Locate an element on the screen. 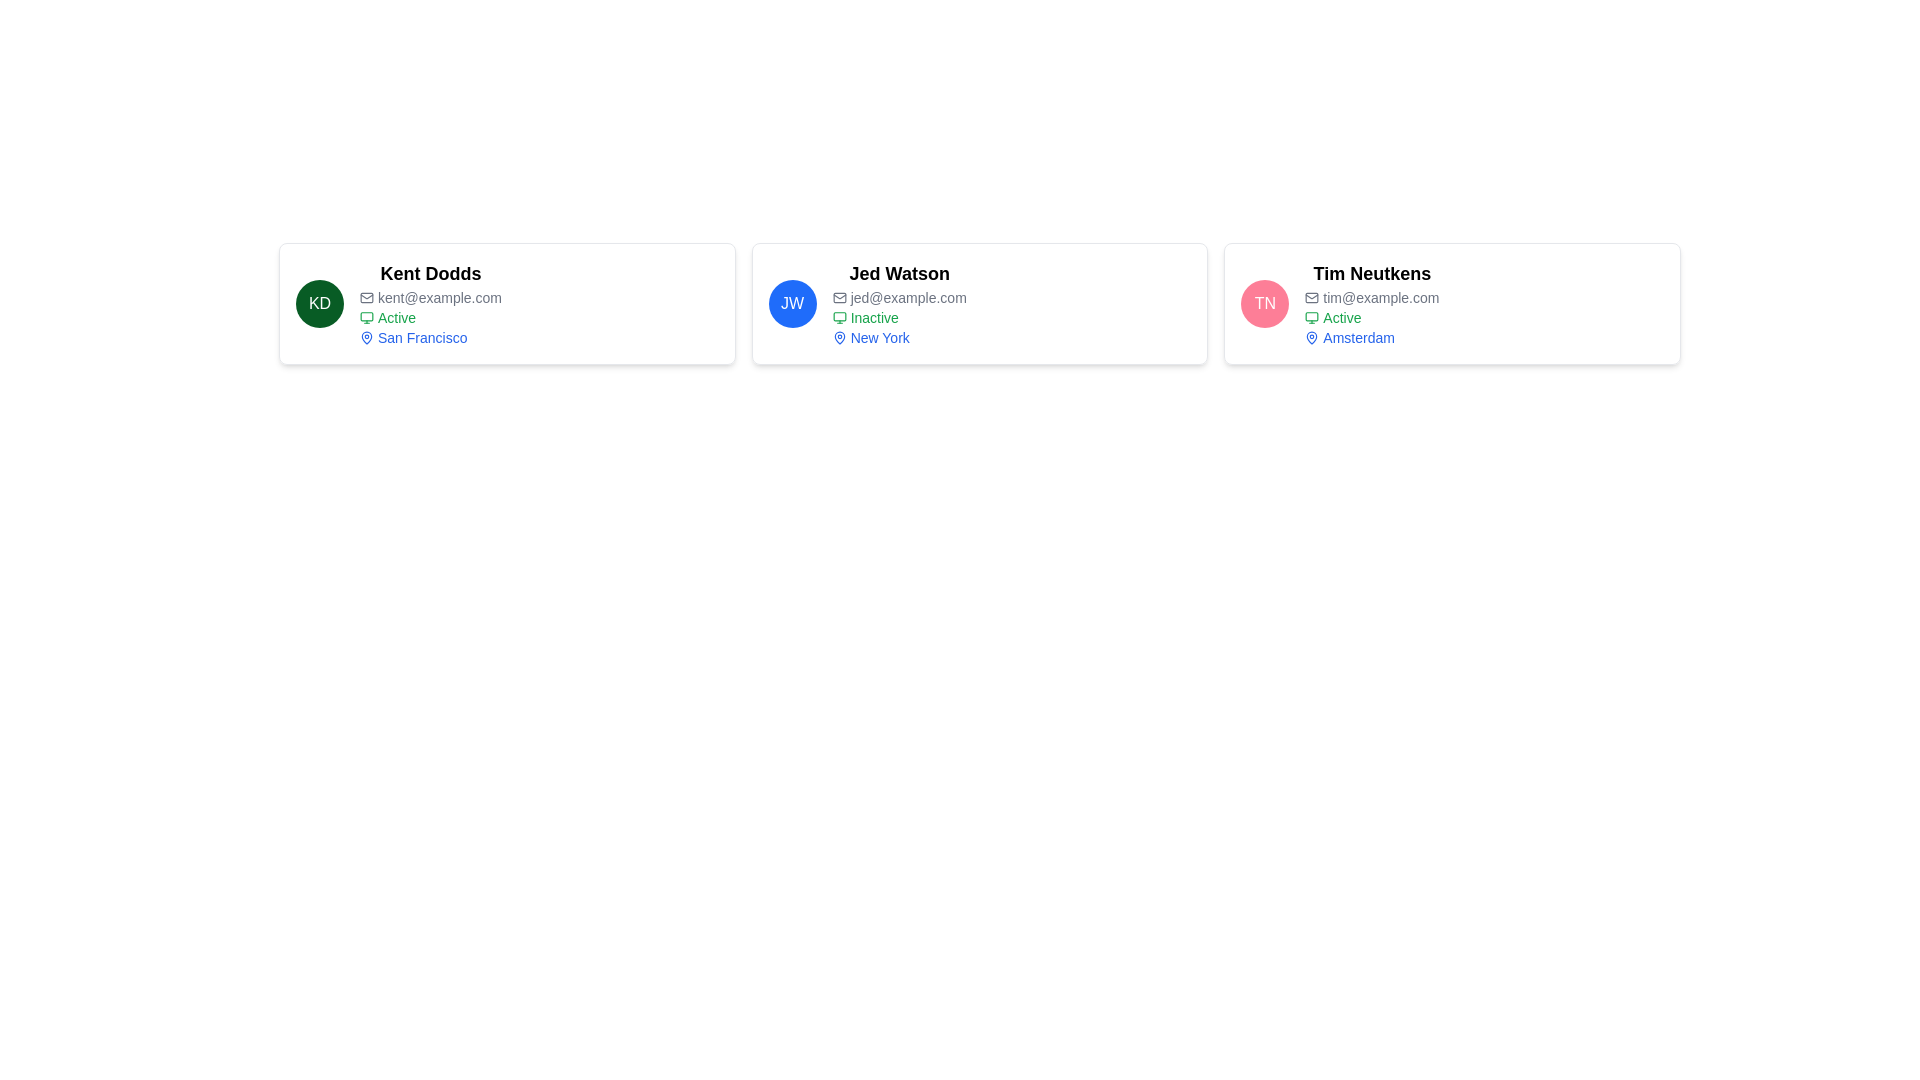 This screenshot has width=1920, height=1080. the blue circular map pin icon located to the left of the text 'Amsterdam' is located at coordinates (1312, 337).